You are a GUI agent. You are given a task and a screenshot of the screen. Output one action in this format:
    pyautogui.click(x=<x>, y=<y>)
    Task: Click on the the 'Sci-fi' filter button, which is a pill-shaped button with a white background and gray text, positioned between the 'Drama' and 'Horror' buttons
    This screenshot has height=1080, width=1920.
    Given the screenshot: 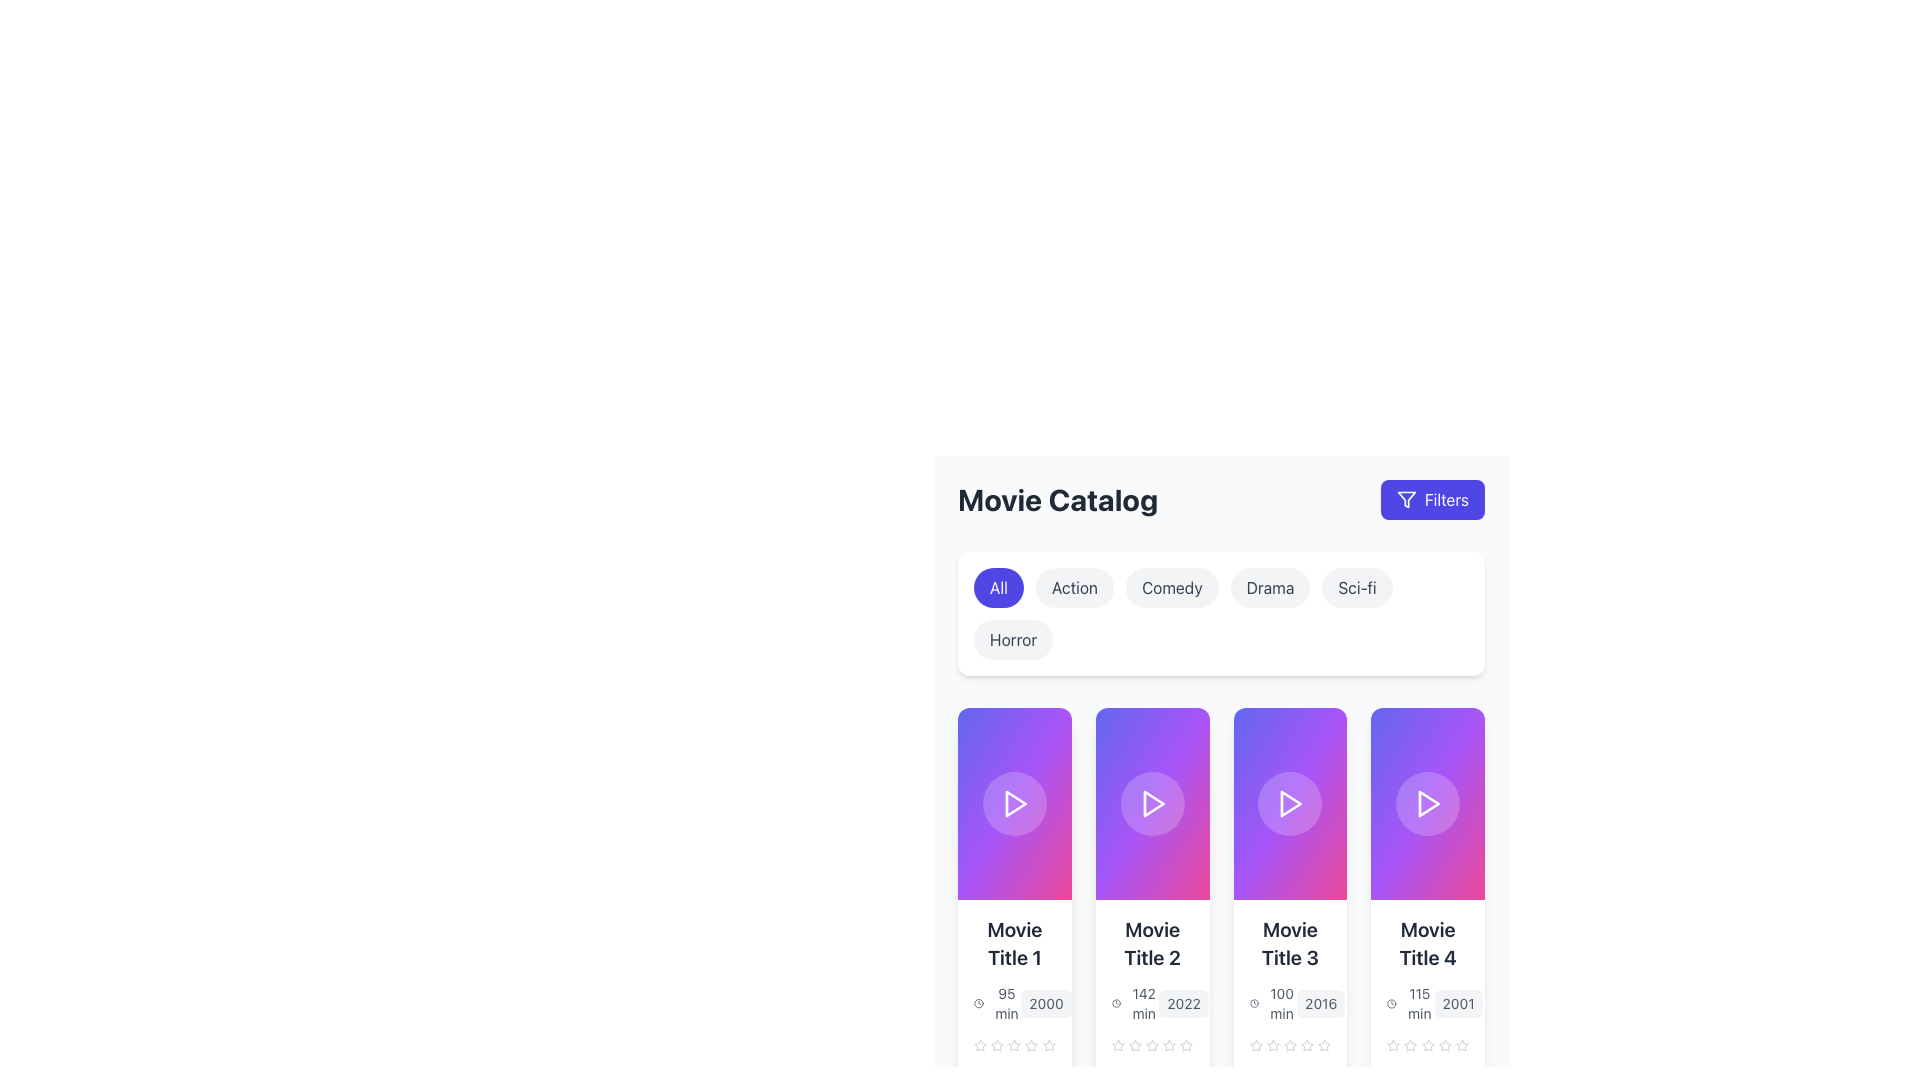 What is the action you would take?
    pyautogui.click(x=1357, y=586)
    